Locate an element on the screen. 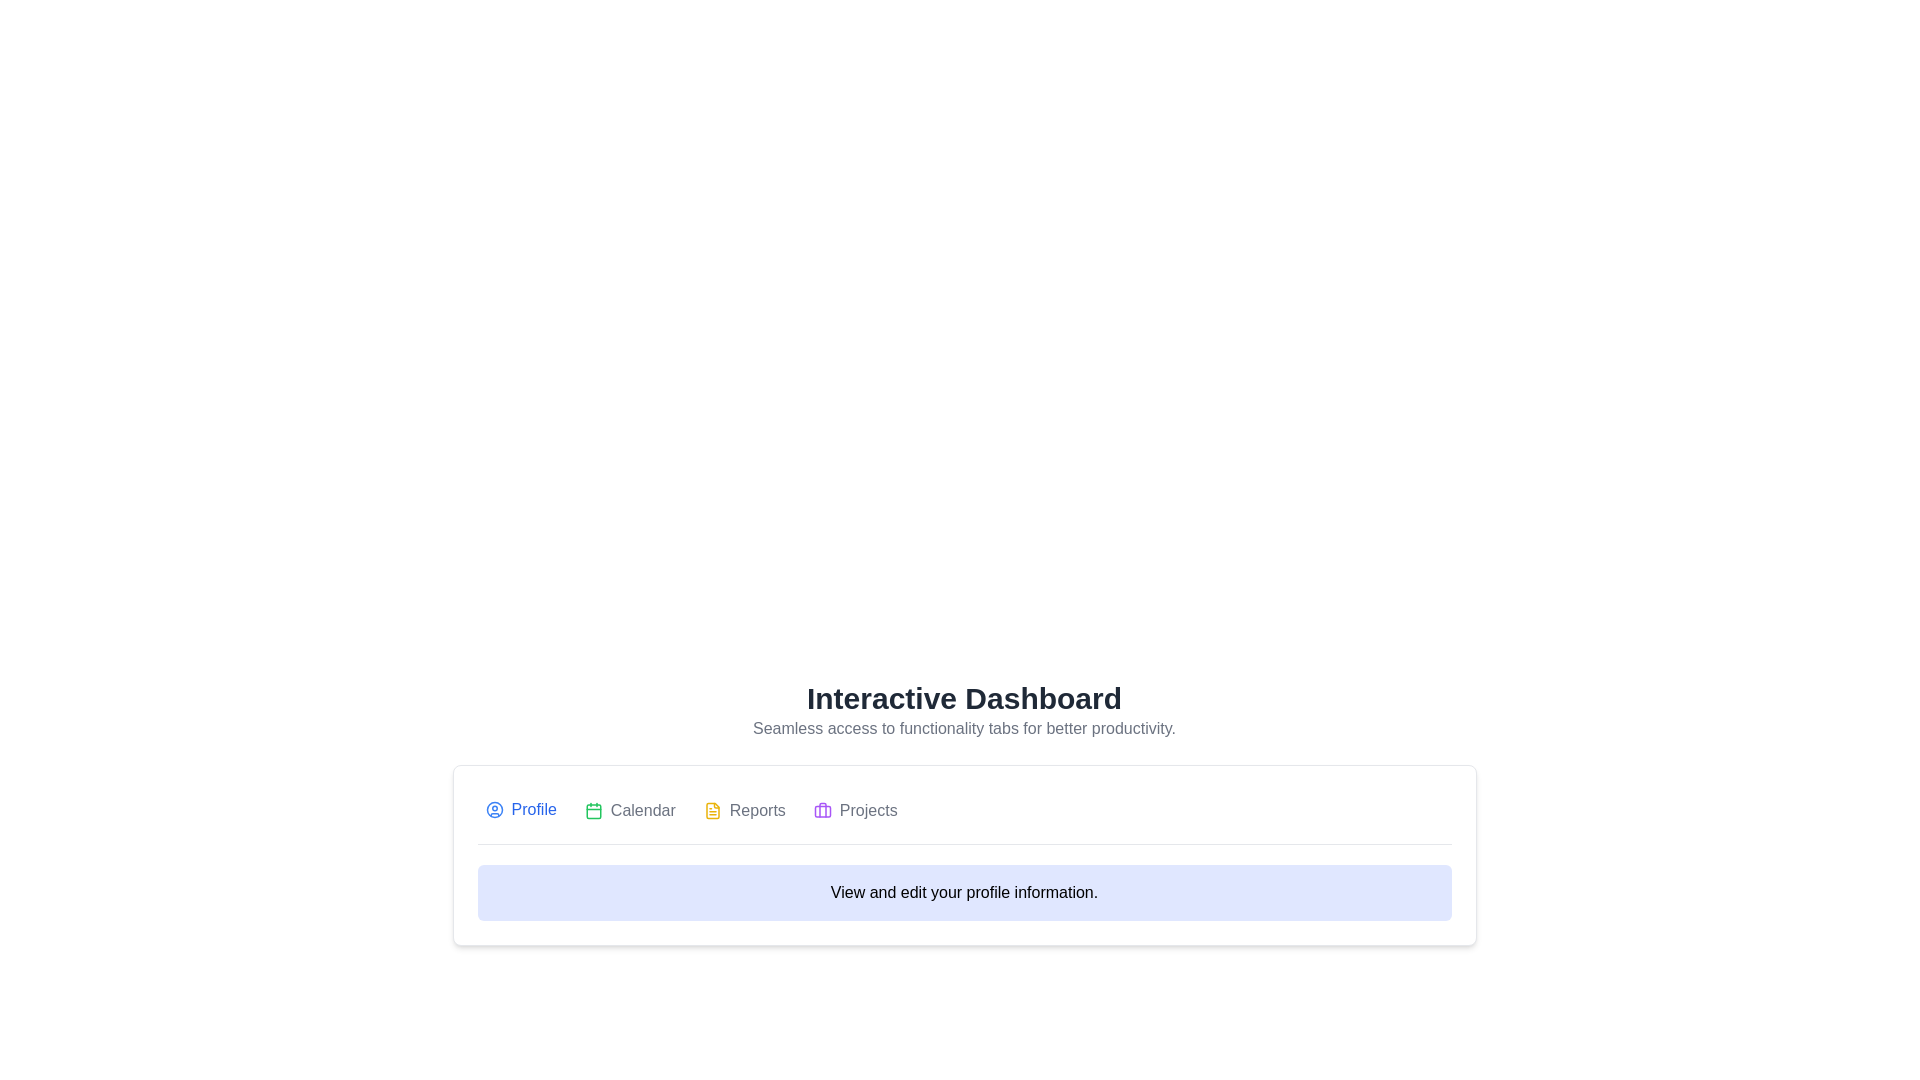 This screenshot has width=1920, height=1080. the yellow document icon representing a file or report, located to the left of the 'Reports' text in the tab group at the center-bottom of the interface is located at coordinates (712, 810).